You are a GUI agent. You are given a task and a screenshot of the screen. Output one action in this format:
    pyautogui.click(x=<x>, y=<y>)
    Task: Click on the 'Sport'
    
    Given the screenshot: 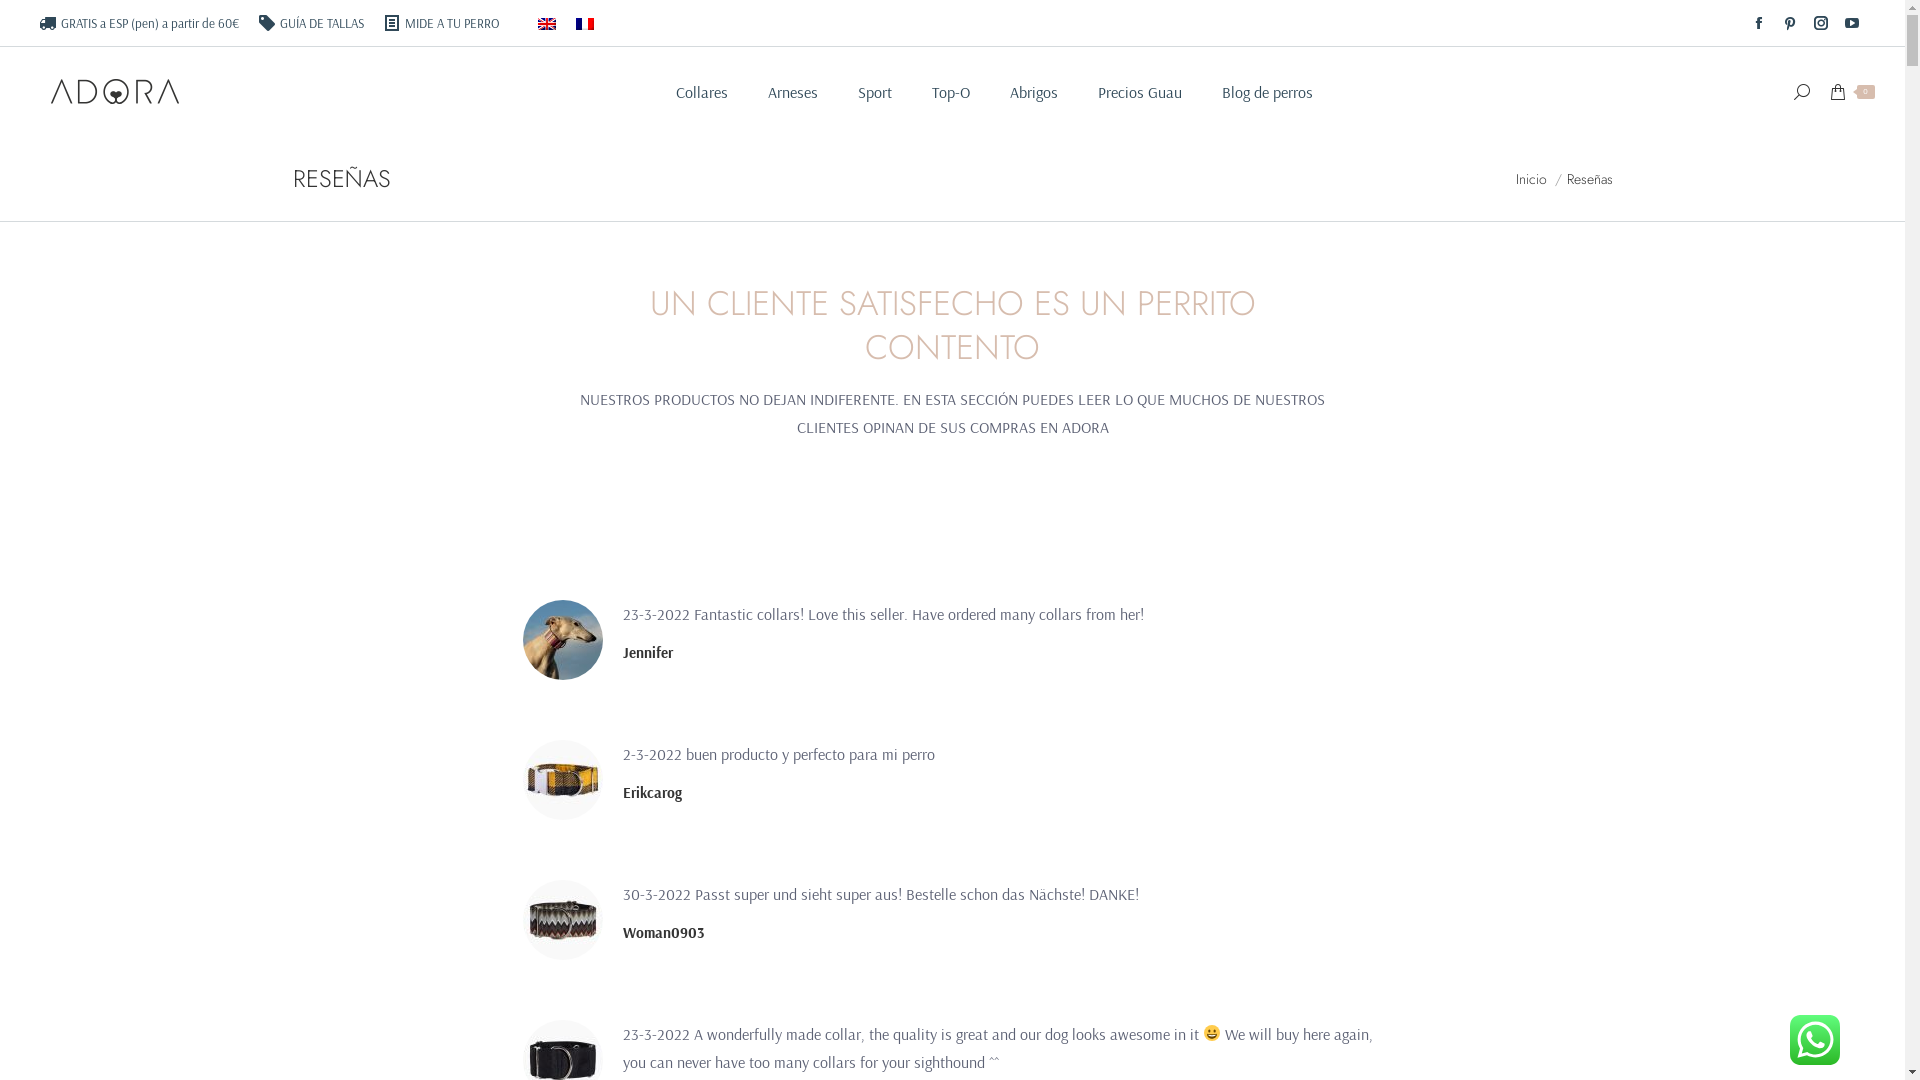 What is the action you would take?
    pyautogui.click(x=874, y=92)
    